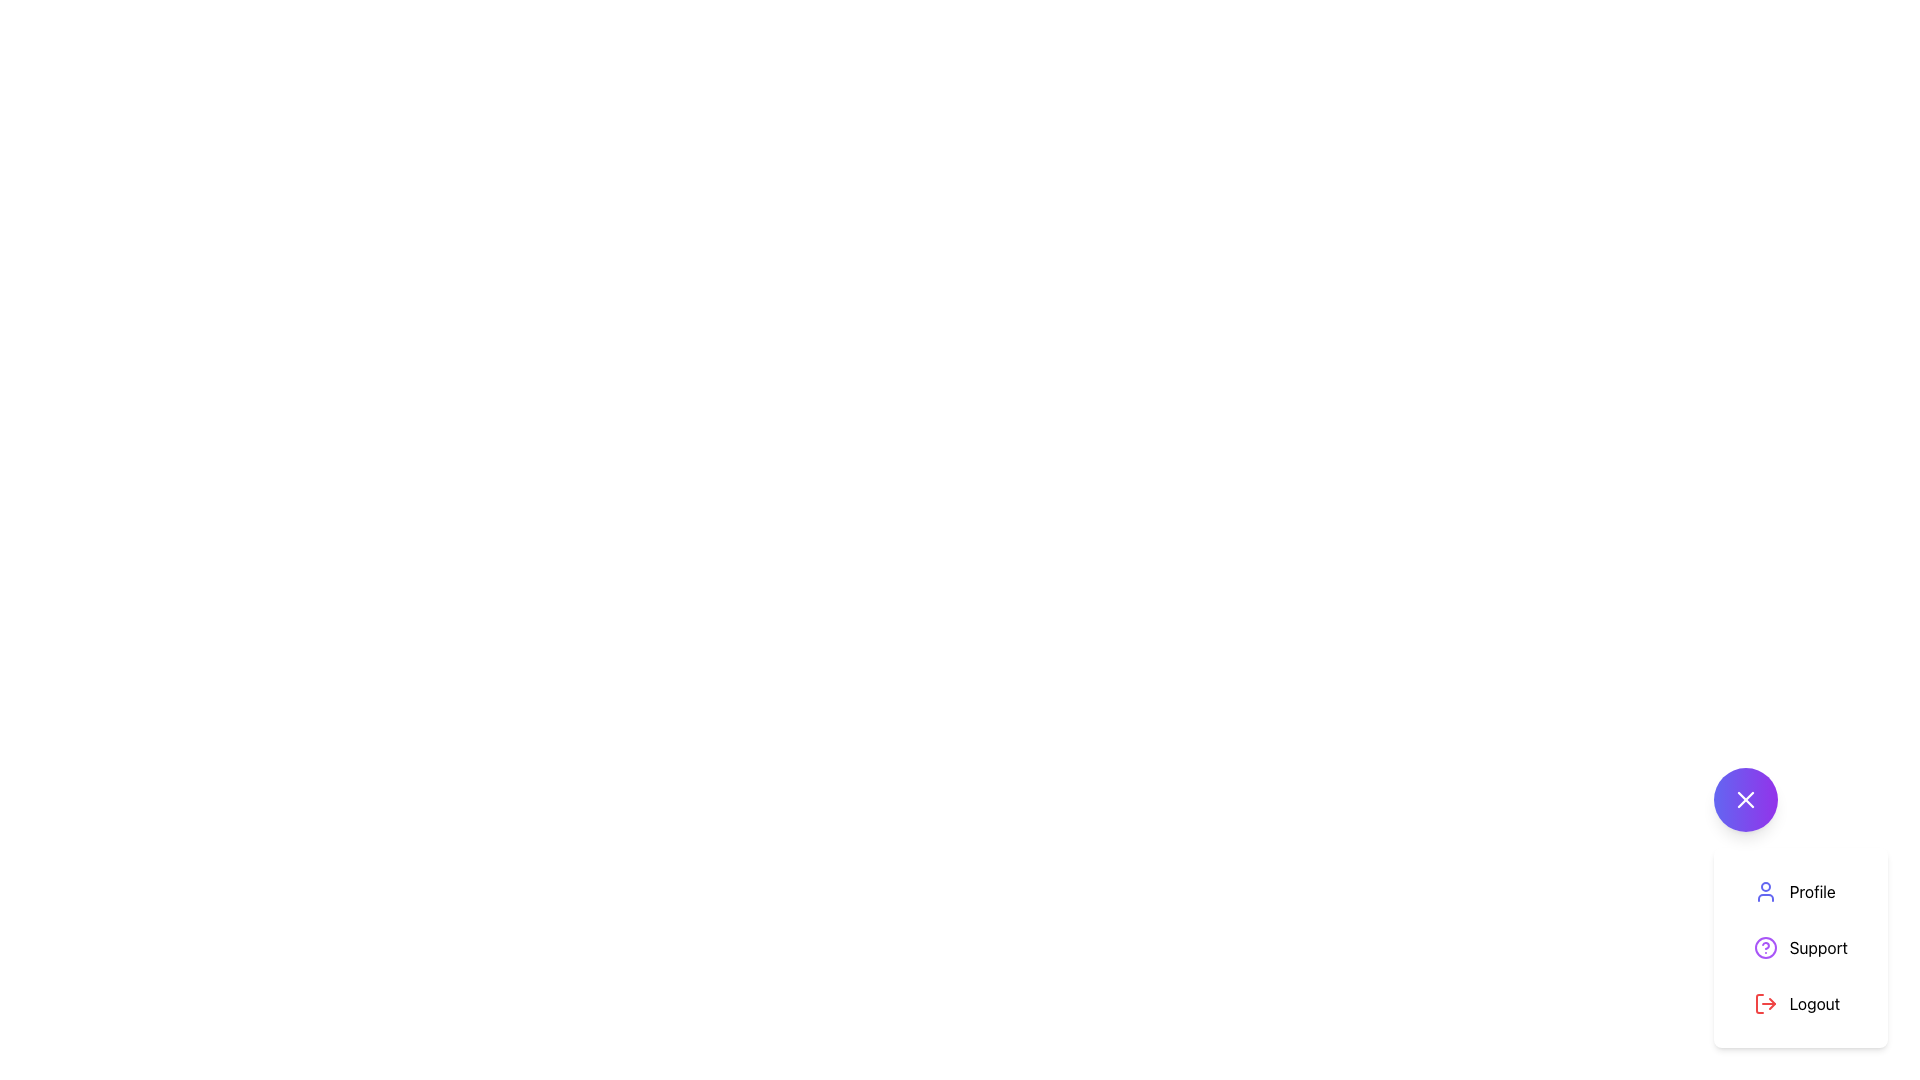 The height and width of the screenshot is (1080, 1920). I want to click on the 'Support' text label in the contextual menu, so click(1818, 947).